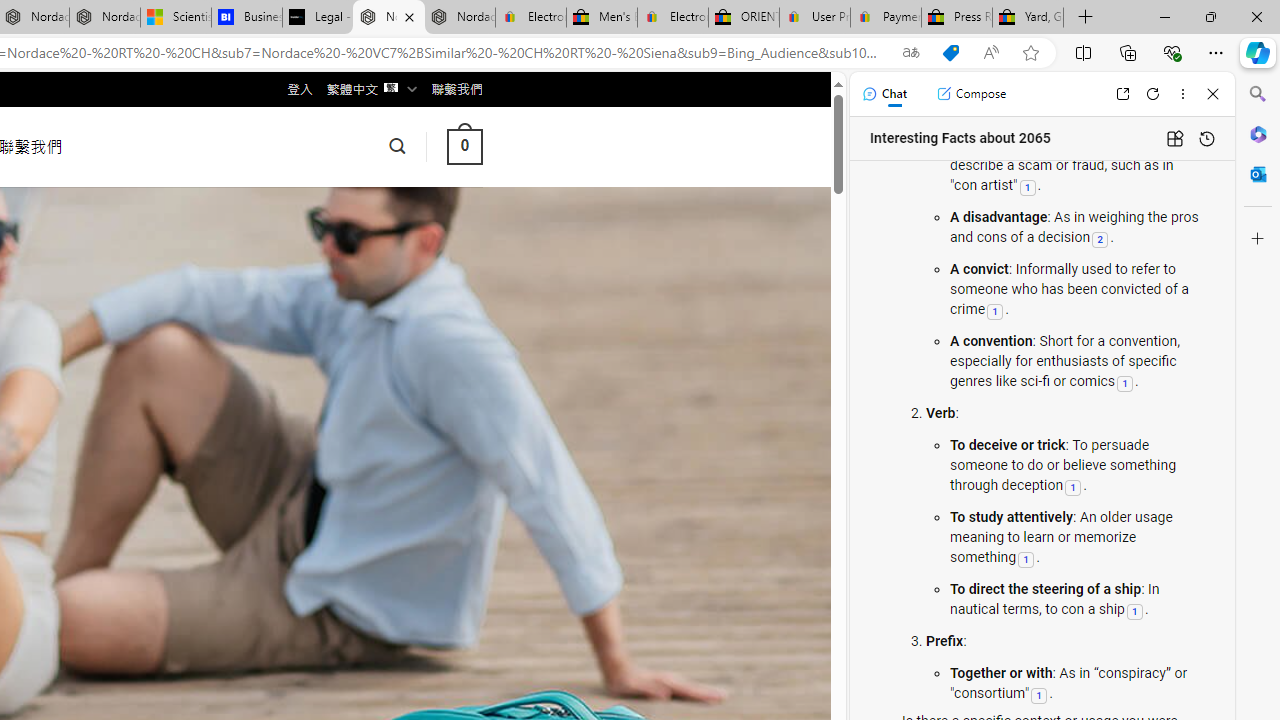  Describe the element at coordinates (814, 17) in the screenshot. I see `'User Privacy Notice | eBay'` at that location.